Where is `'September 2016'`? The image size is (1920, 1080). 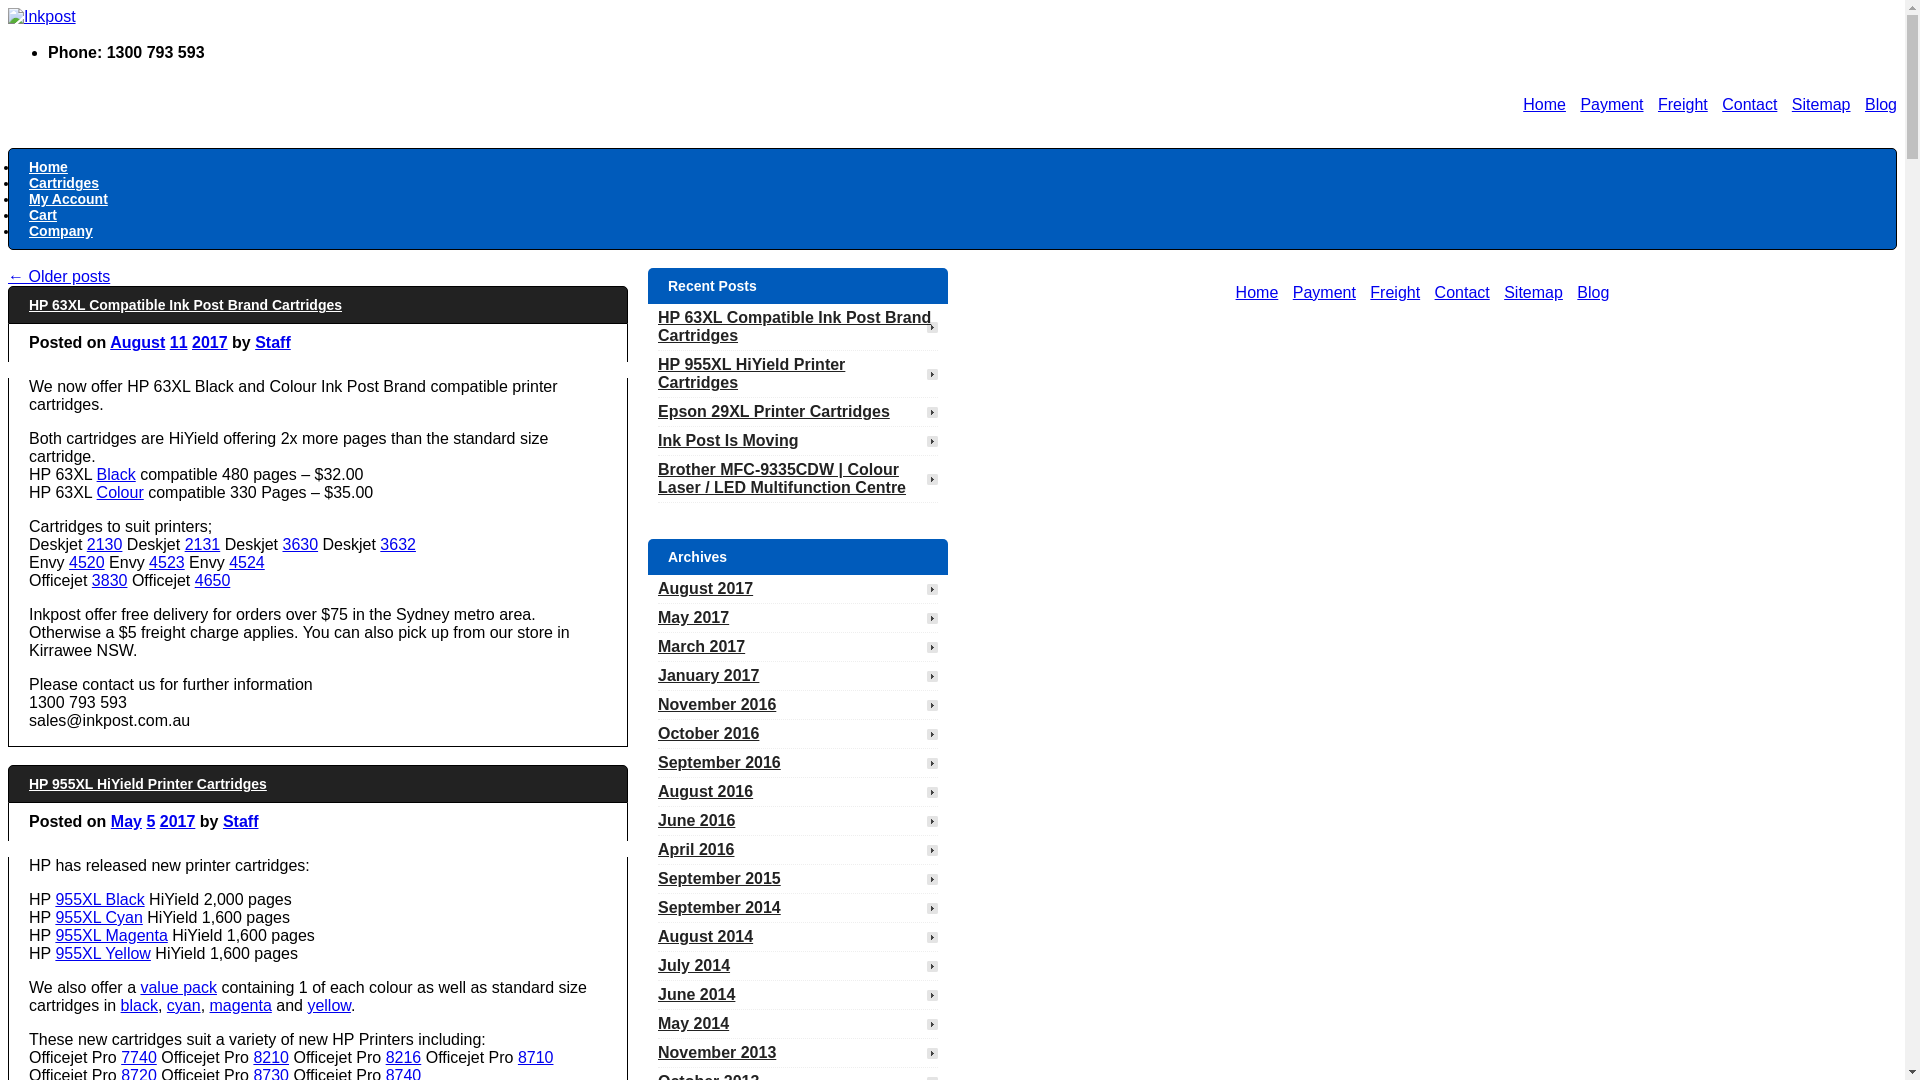 'September 2016' is located at coordinates (728, 762).